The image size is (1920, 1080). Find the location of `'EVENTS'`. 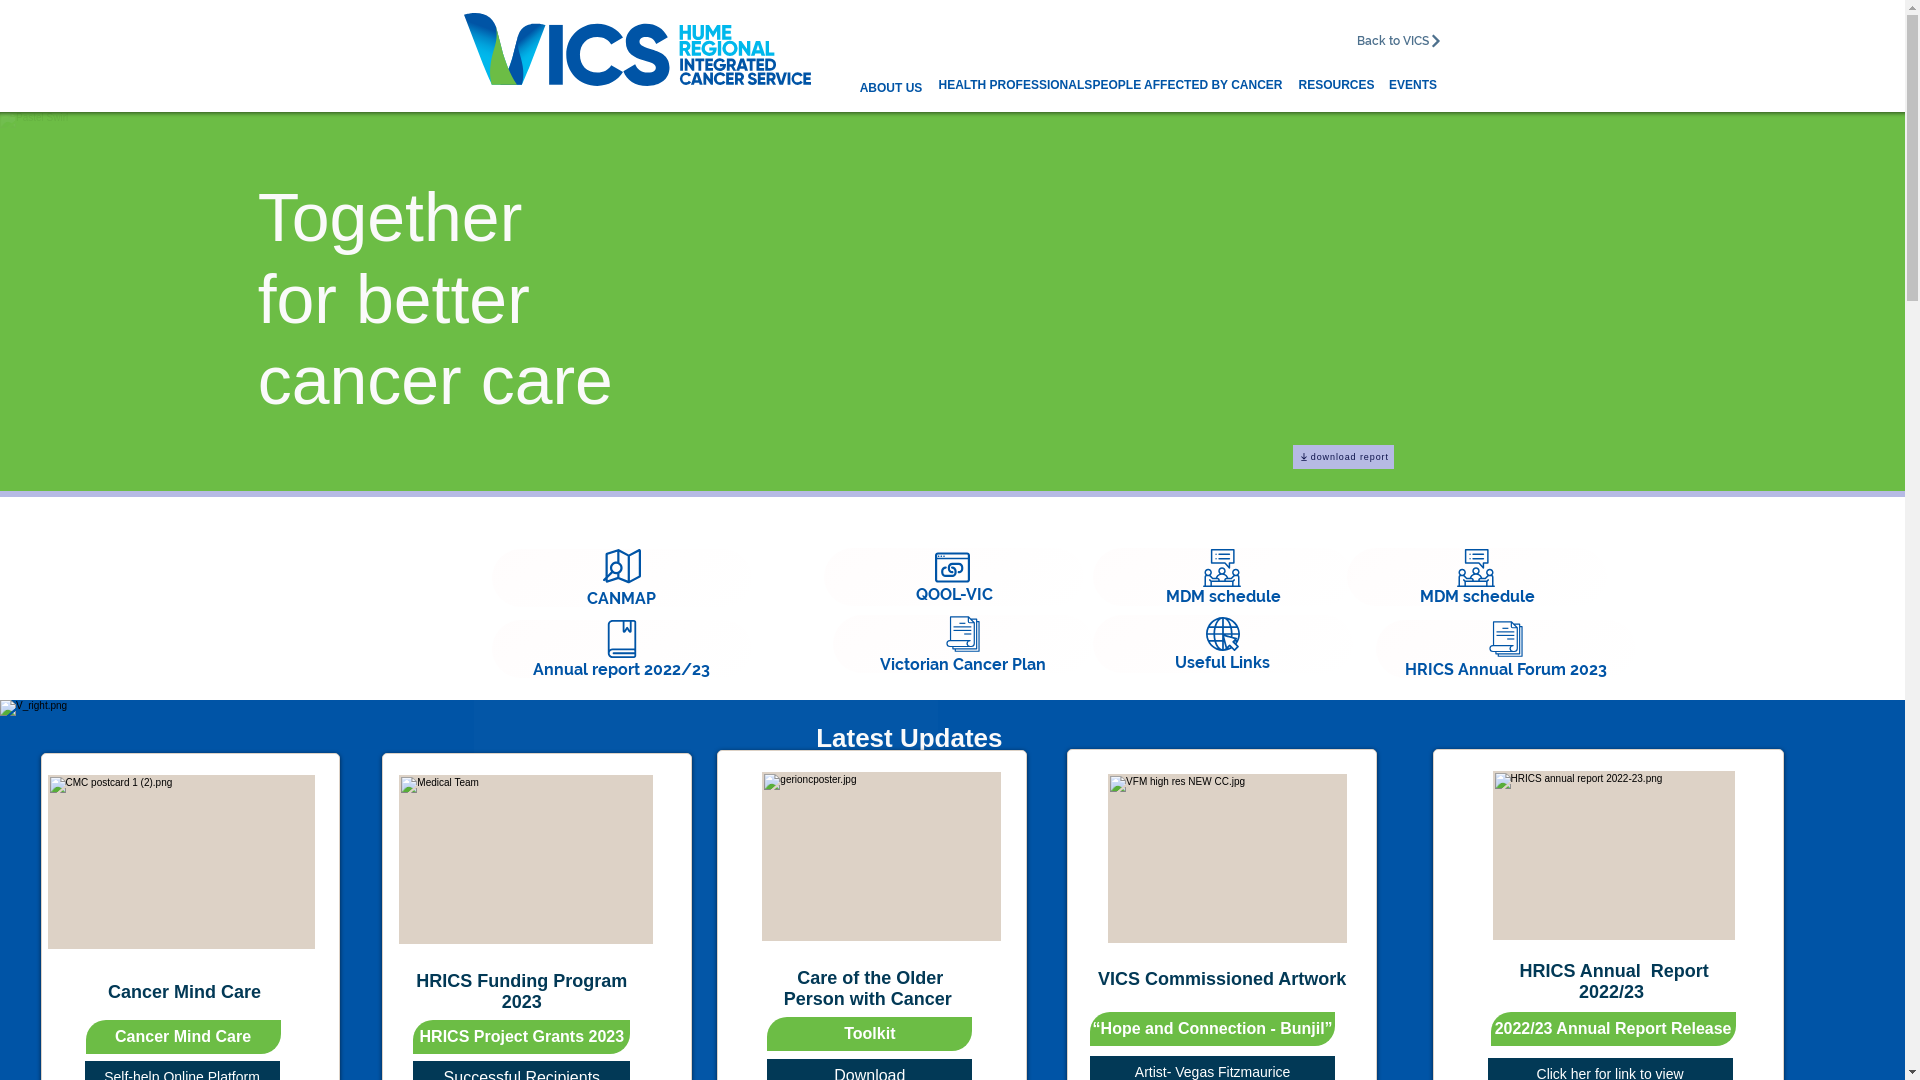

'EVENTS' is located at coordinates (1411, 84).